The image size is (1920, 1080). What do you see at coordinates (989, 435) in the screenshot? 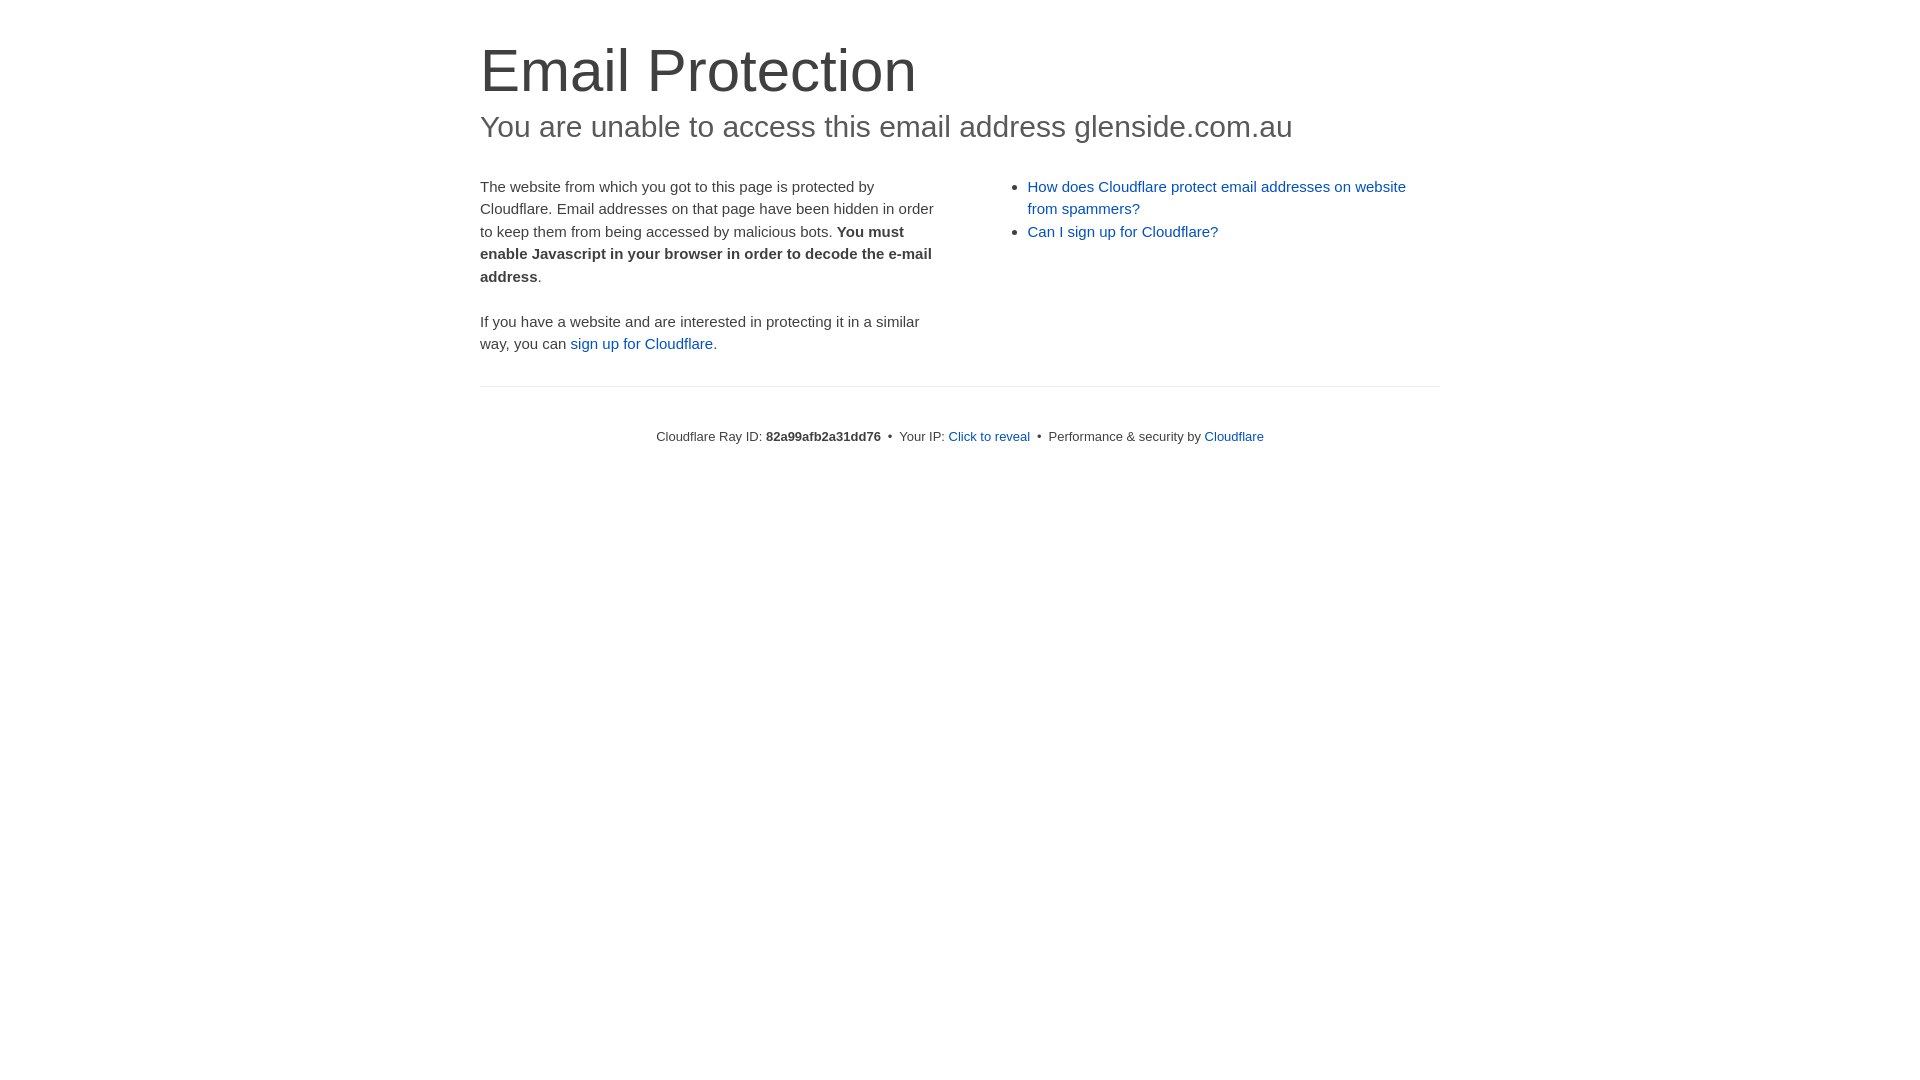
I see `'Click to reveal'` at bounding box center [989, 435].